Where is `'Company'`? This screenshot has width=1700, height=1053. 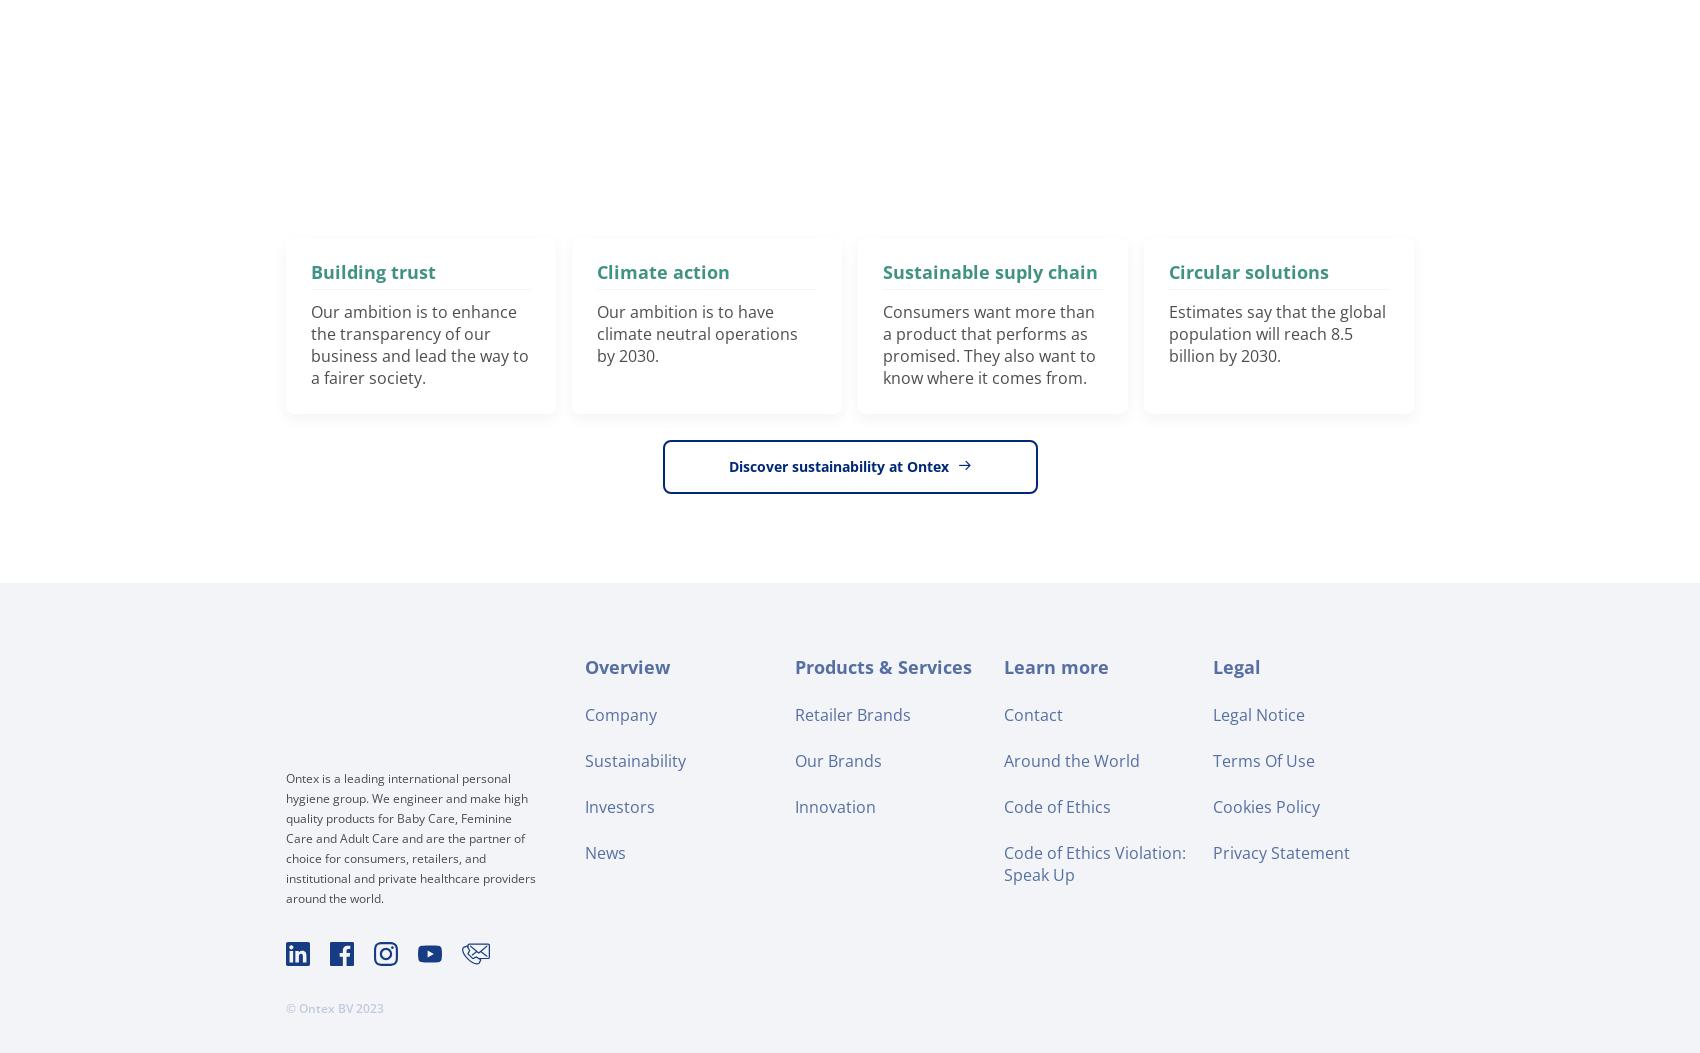 'Company' is located at coordinates (620, 714).